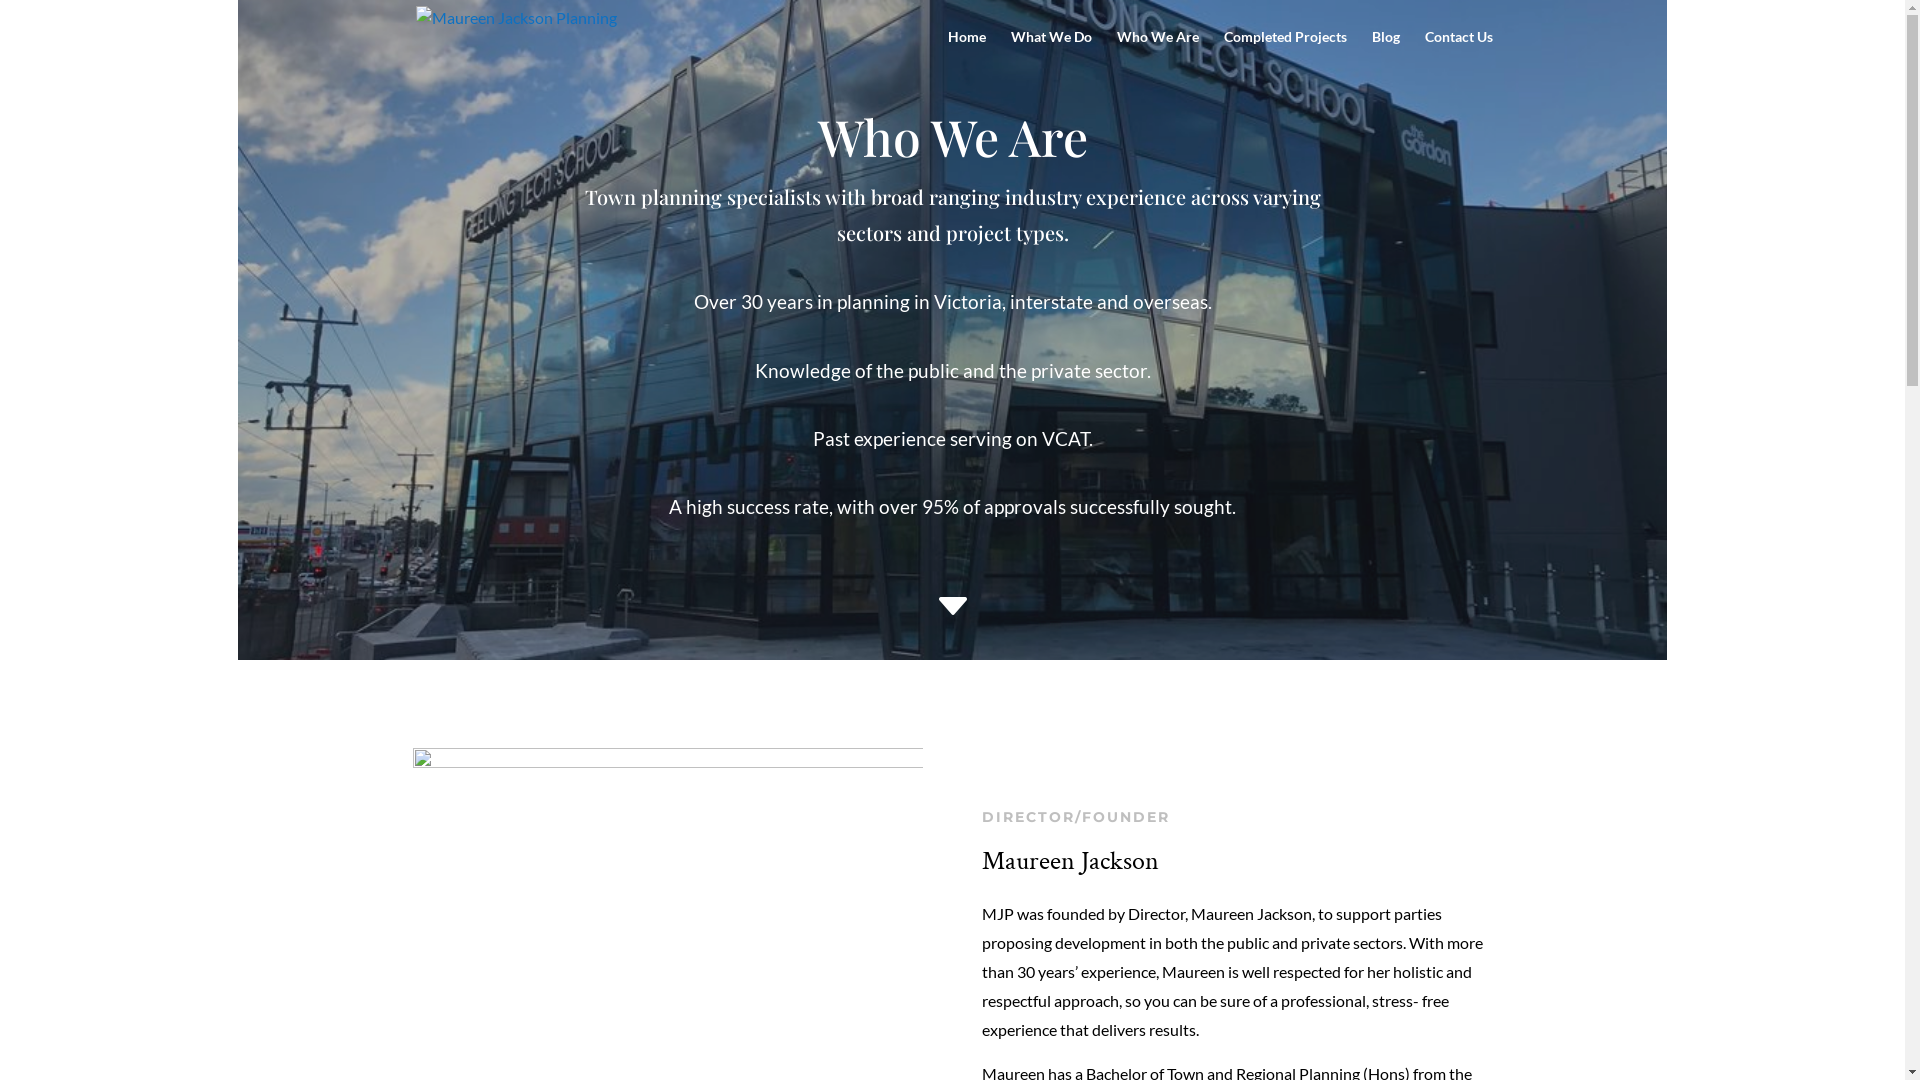  Describe the element at coordinates (1223, 50) in the screenshot. I see `'Completed Projects'` at that location.